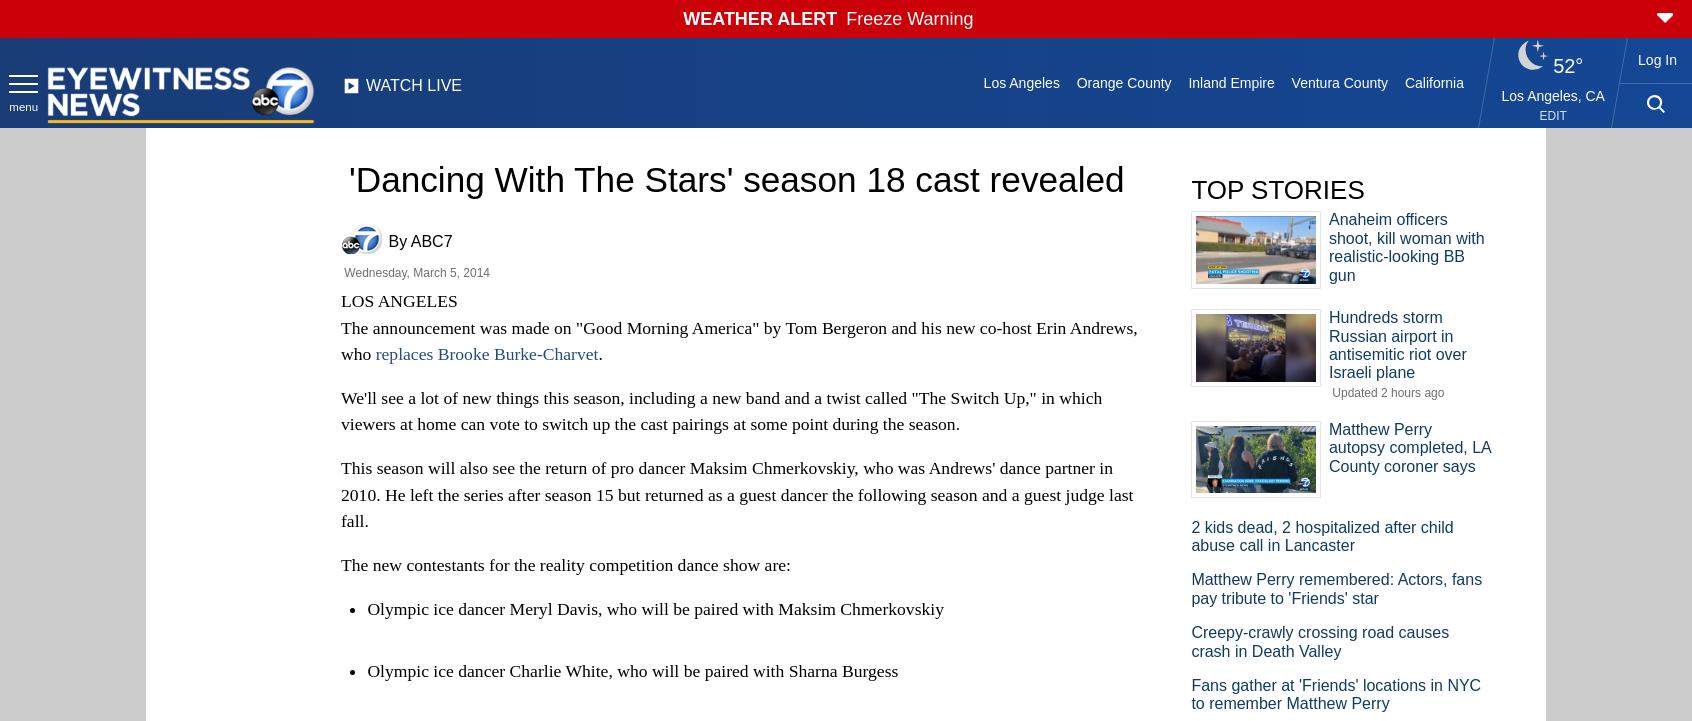 This screenshot has width=1692, height=721. Describe the element at coordinates (1019, 81) in the screenshot. I see `'Los Angeles'` at that location.